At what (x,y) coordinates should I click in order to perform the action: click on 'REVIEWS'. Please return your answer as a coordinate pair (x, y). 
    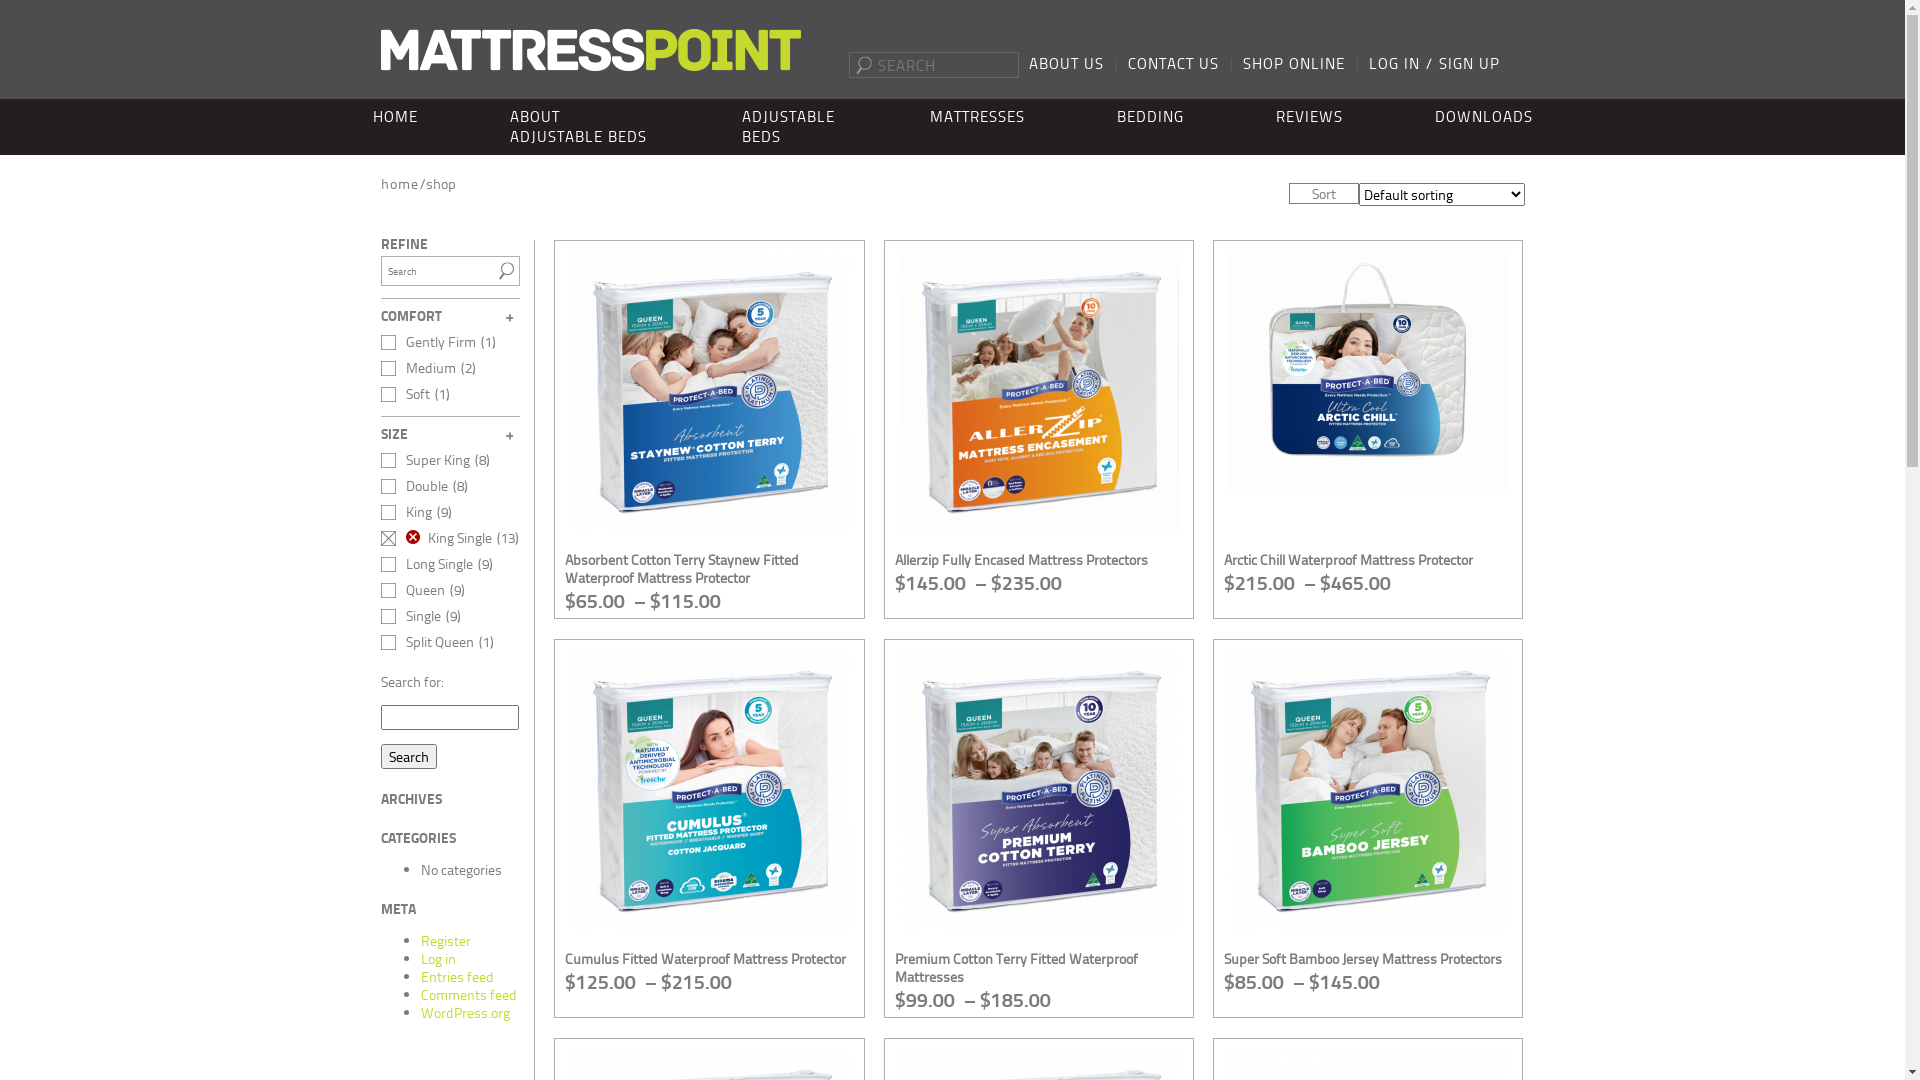
    Looking at the image, I should click on (1228, 116).